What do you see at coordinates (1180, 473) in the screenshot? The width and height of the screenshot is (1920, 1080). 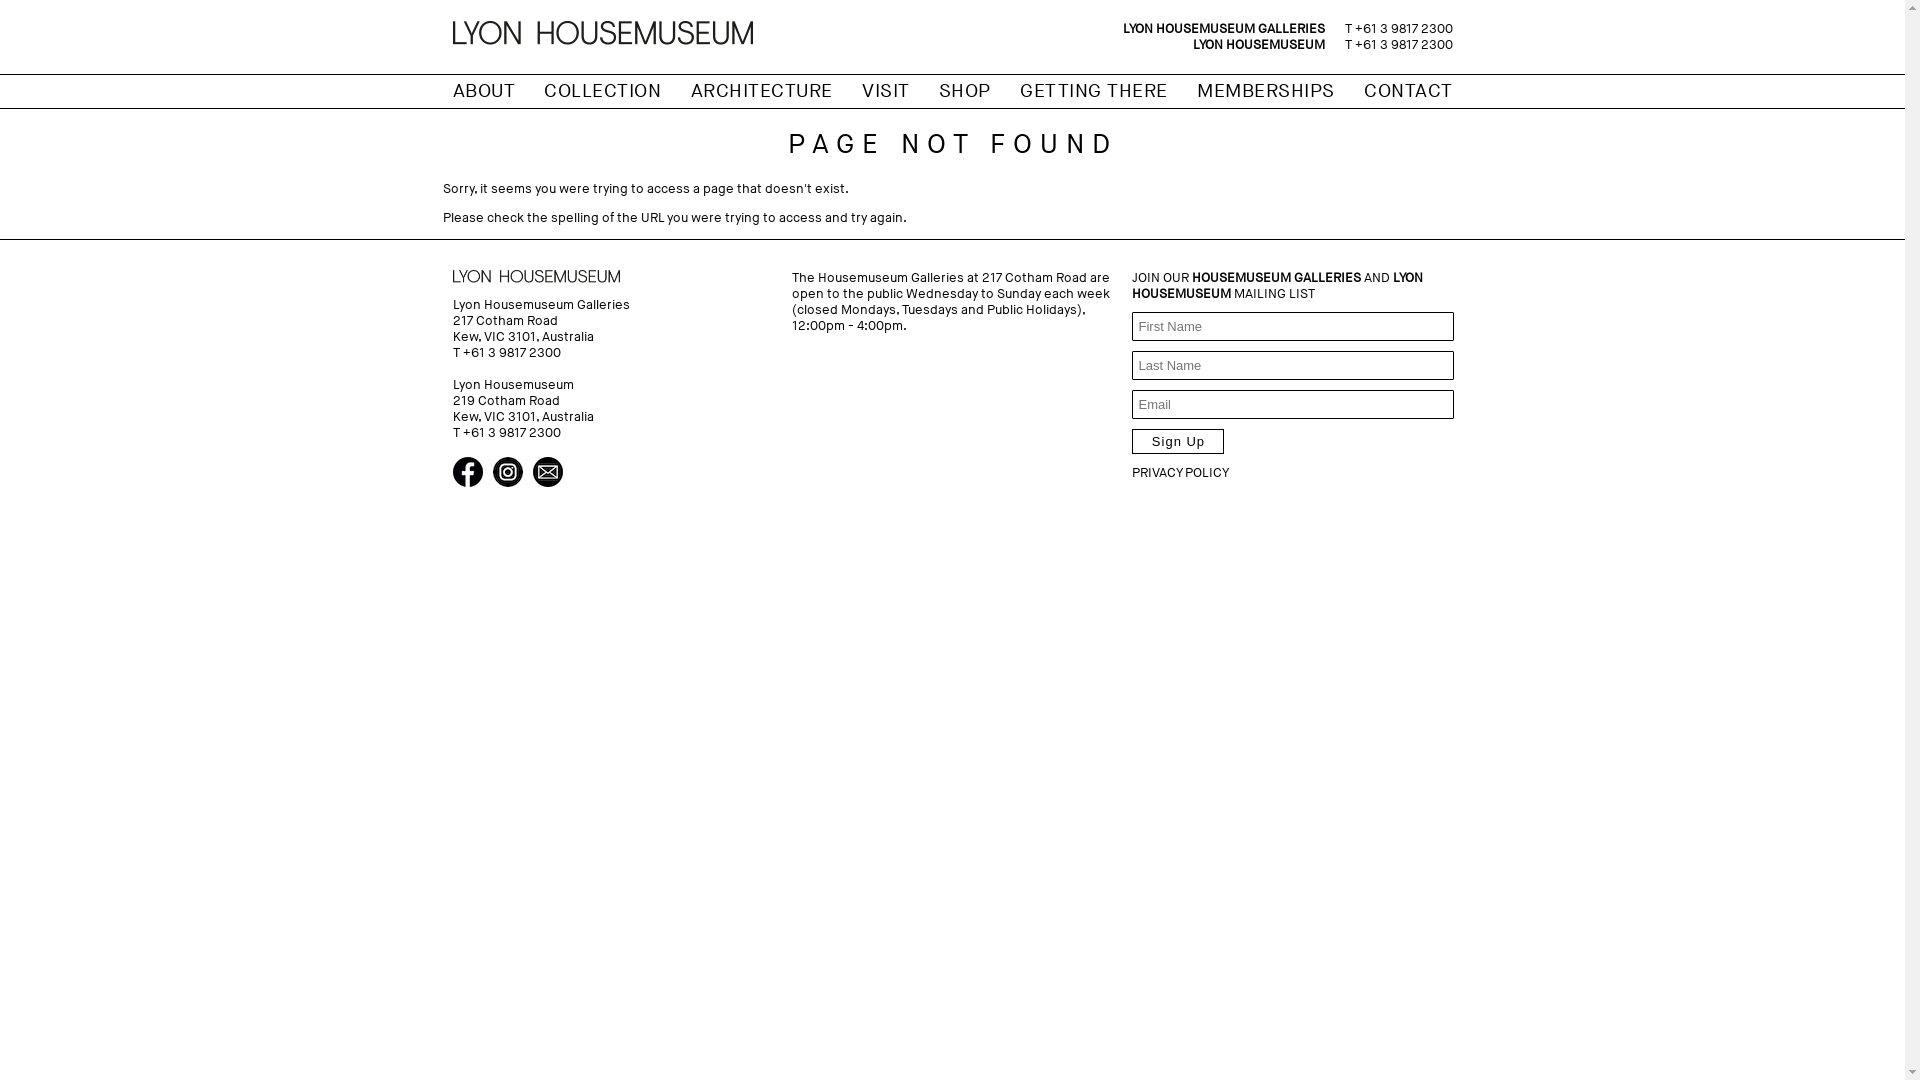 I see `'PRIVACY POLICY'` at bounding box center [1180, 473].